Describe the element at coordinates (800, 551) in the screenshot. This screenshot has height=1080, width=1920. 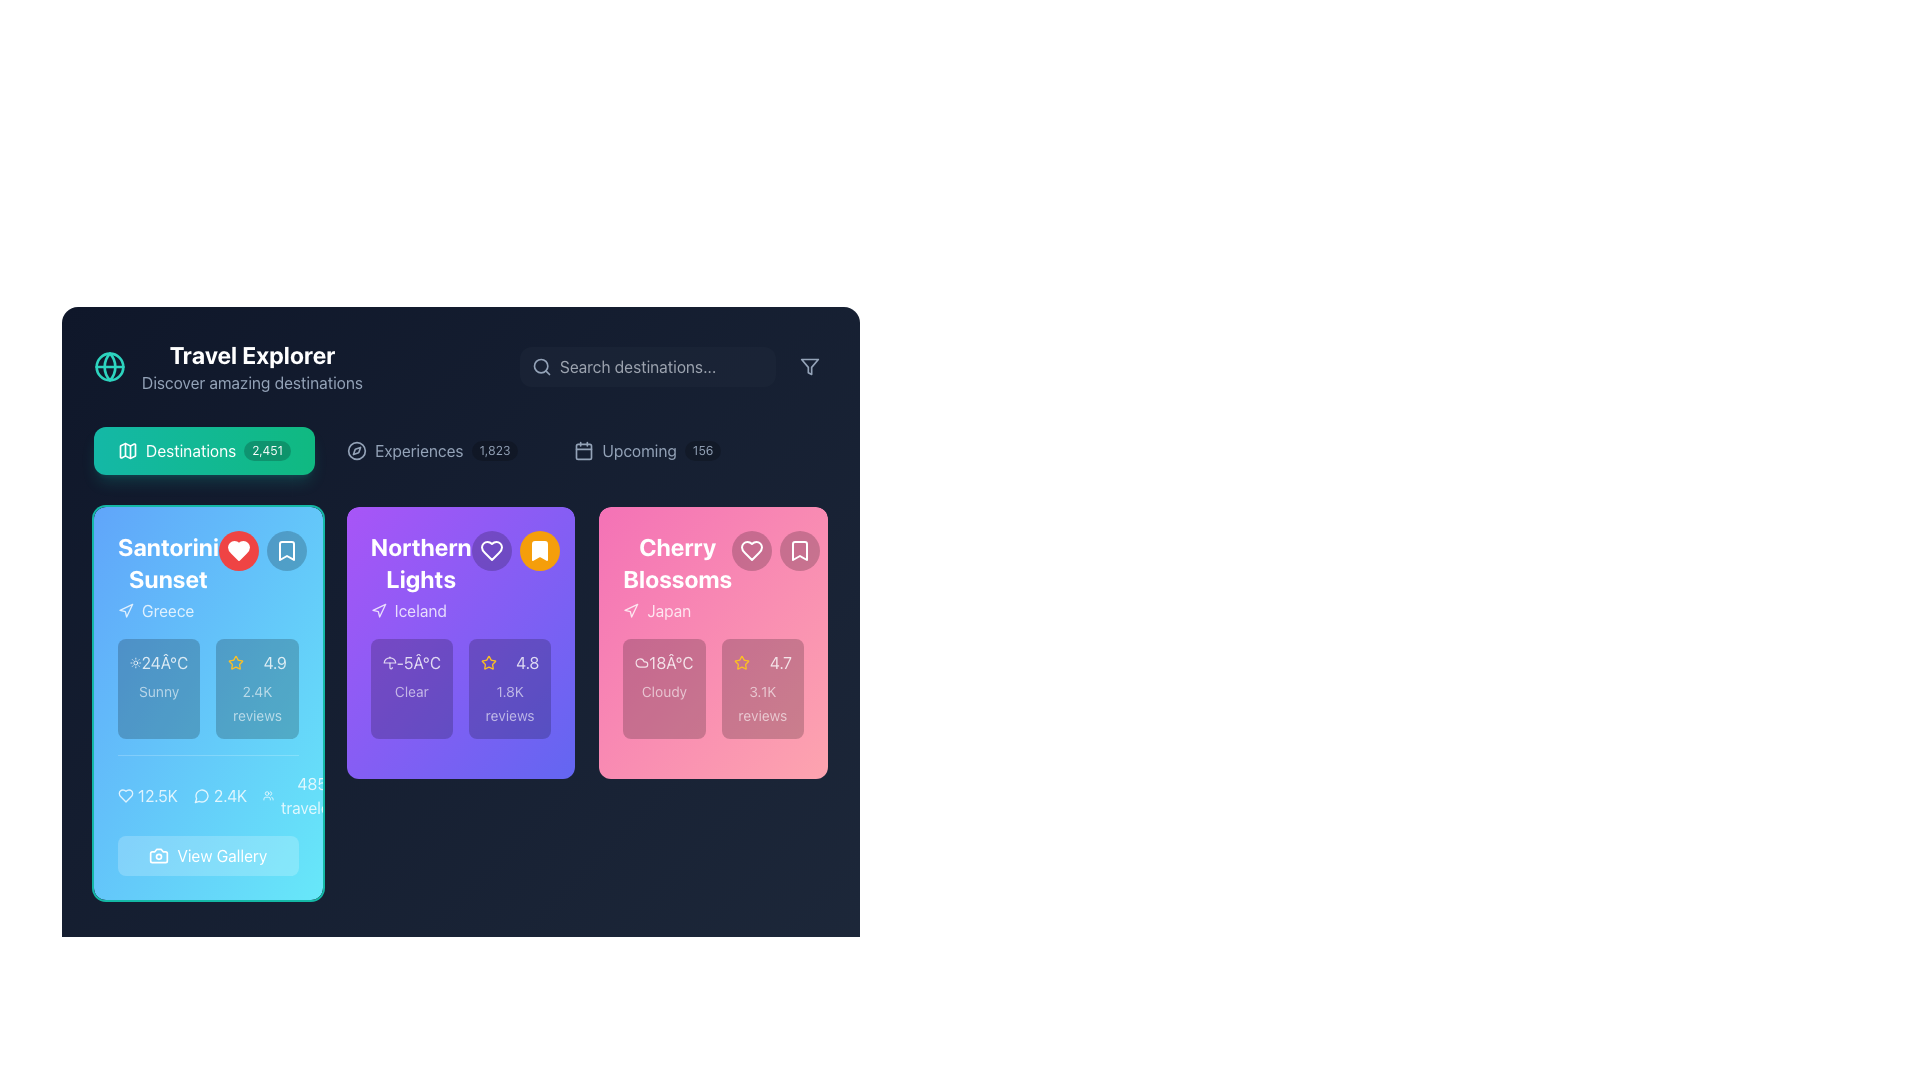
I see `the bookmark icon button located at the top-right corner of the 'Cherry Blossoms, Japan' card` at that location.